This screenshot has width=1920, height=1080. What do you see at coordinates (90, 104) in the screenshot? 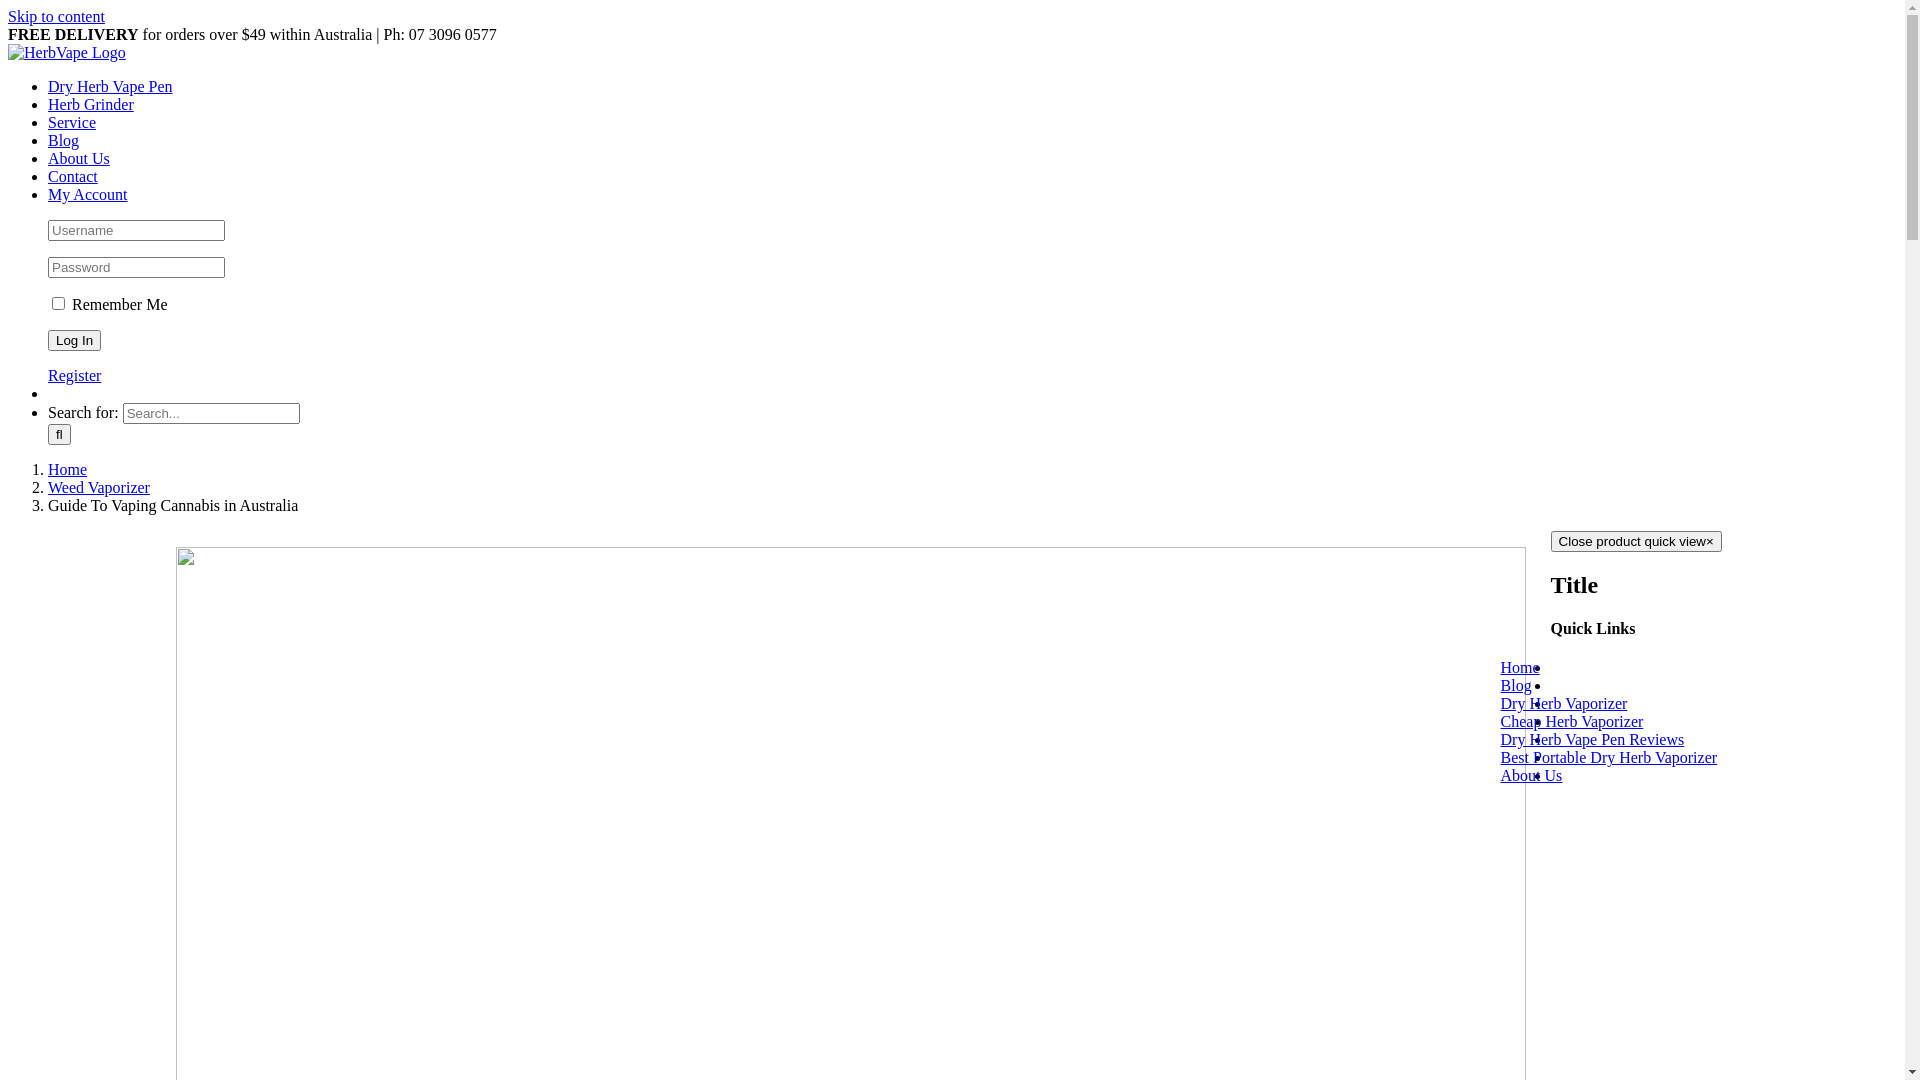
I see `'Herb Grinder'` at bounding box center [90, 104].